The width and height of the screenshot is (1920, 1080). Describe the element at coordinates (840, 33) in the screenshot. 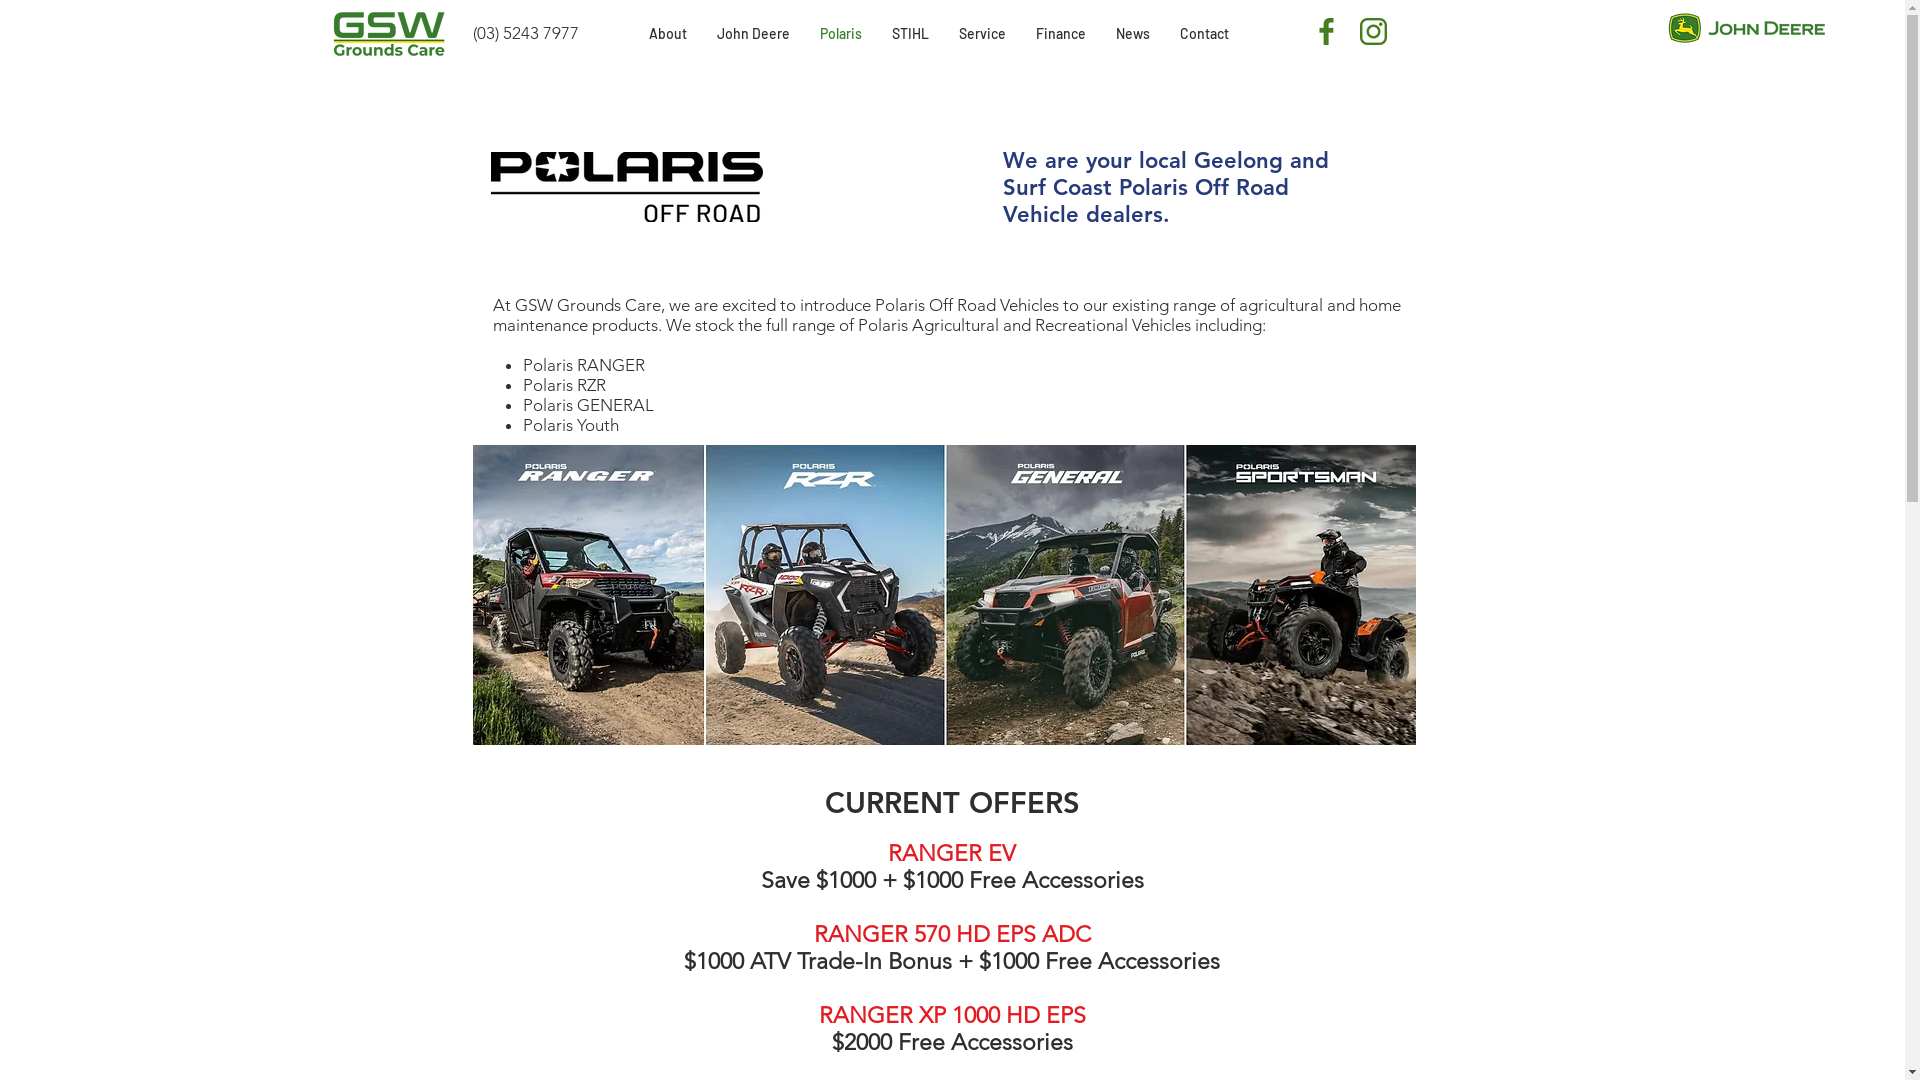

I see `'Polaris'` at that location.